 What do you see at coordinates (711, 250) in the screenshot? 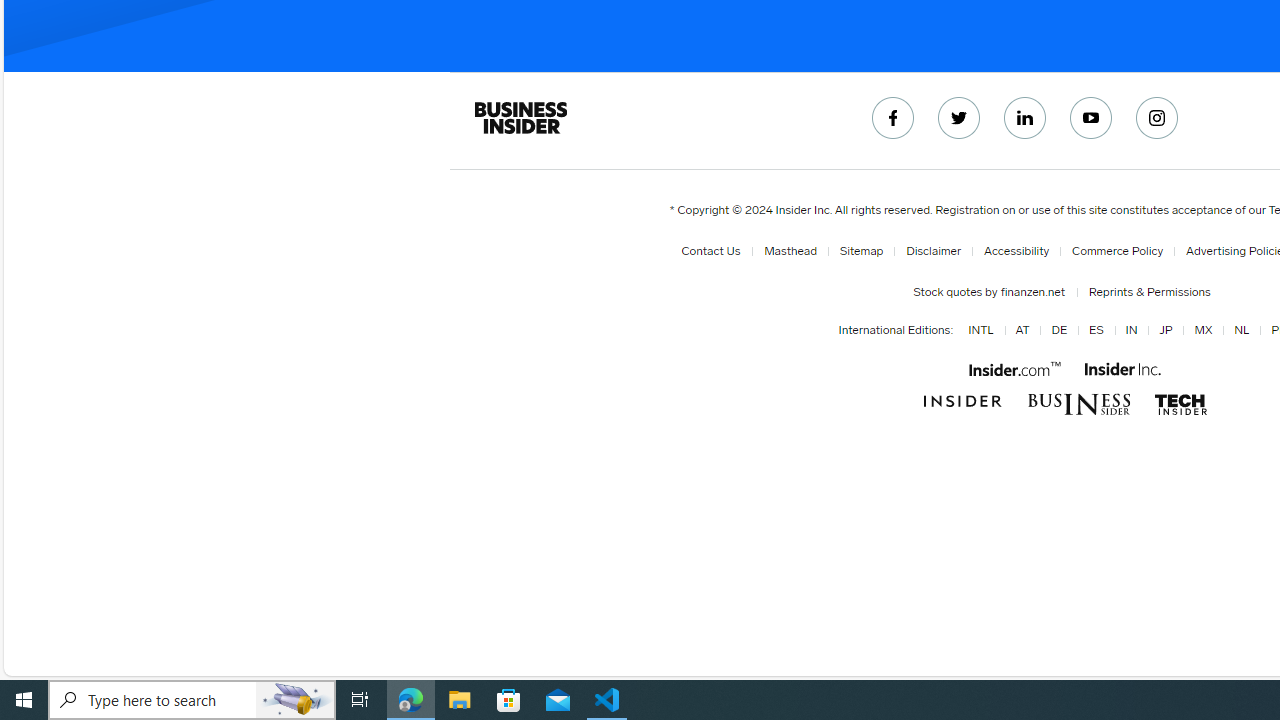
I see `'Contact Us'` at bounding box center [711, 250].